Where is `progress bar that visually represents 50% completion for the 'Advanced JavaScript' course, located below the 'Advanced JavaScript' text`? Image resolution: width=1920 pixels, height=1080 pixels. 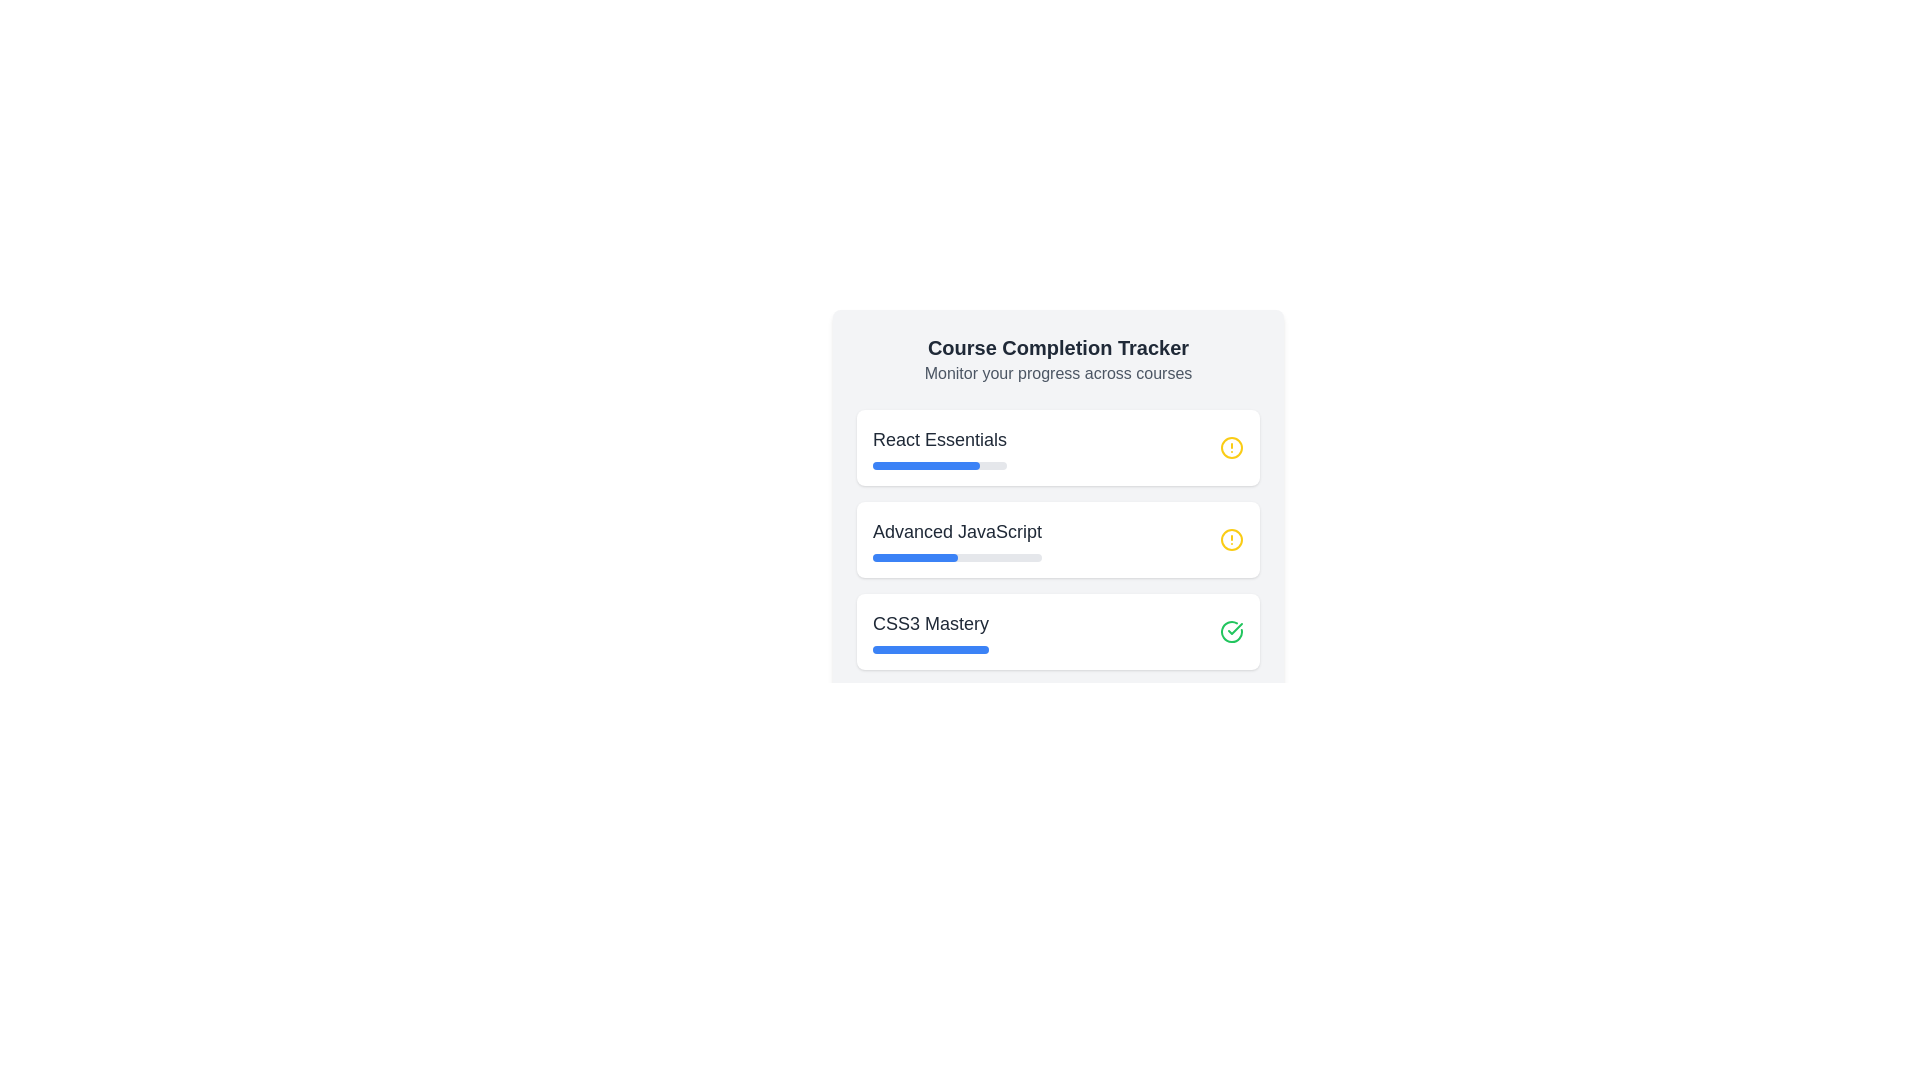 progress bar that visually represents 50% completion for the 'Advanced JavaScript' course, located below the 'Advanced JavaScript' text is located at coordinates (956, 558).